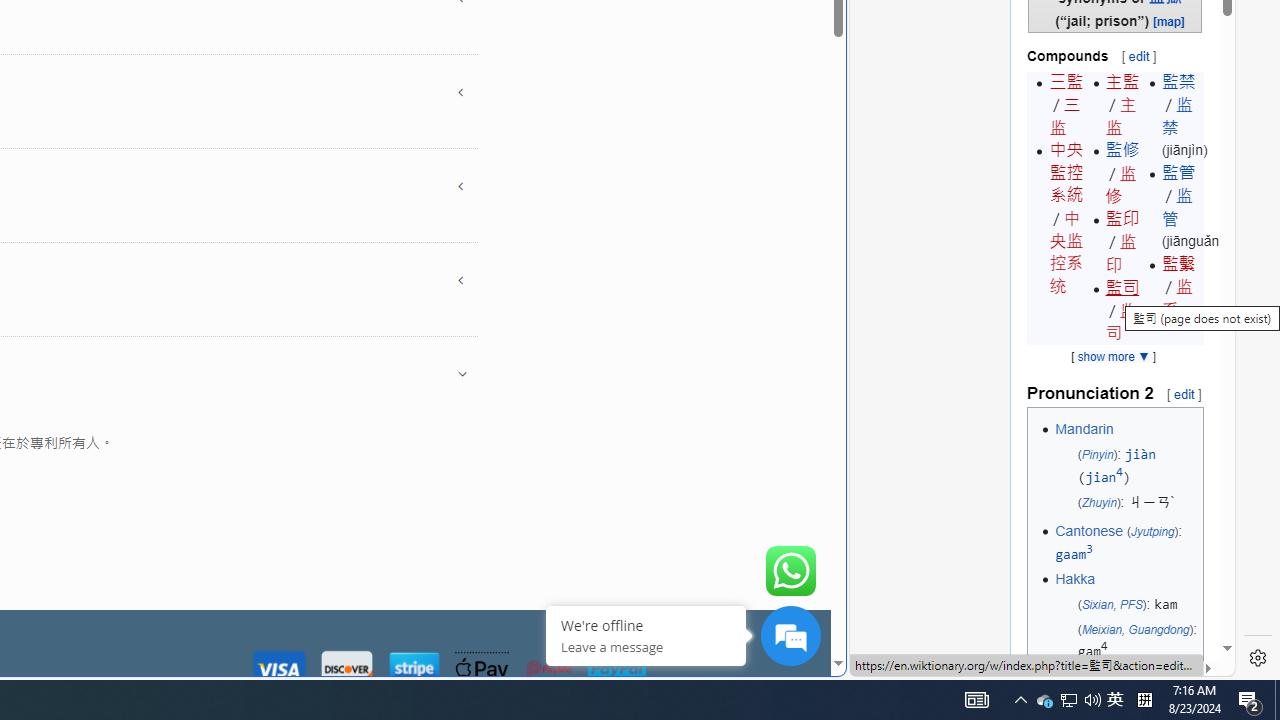 This screenshot has height=720, width=1280. Describe the element at coordinates (1152, 531) in the screenshot. I see `'Jyutping'` at that location.